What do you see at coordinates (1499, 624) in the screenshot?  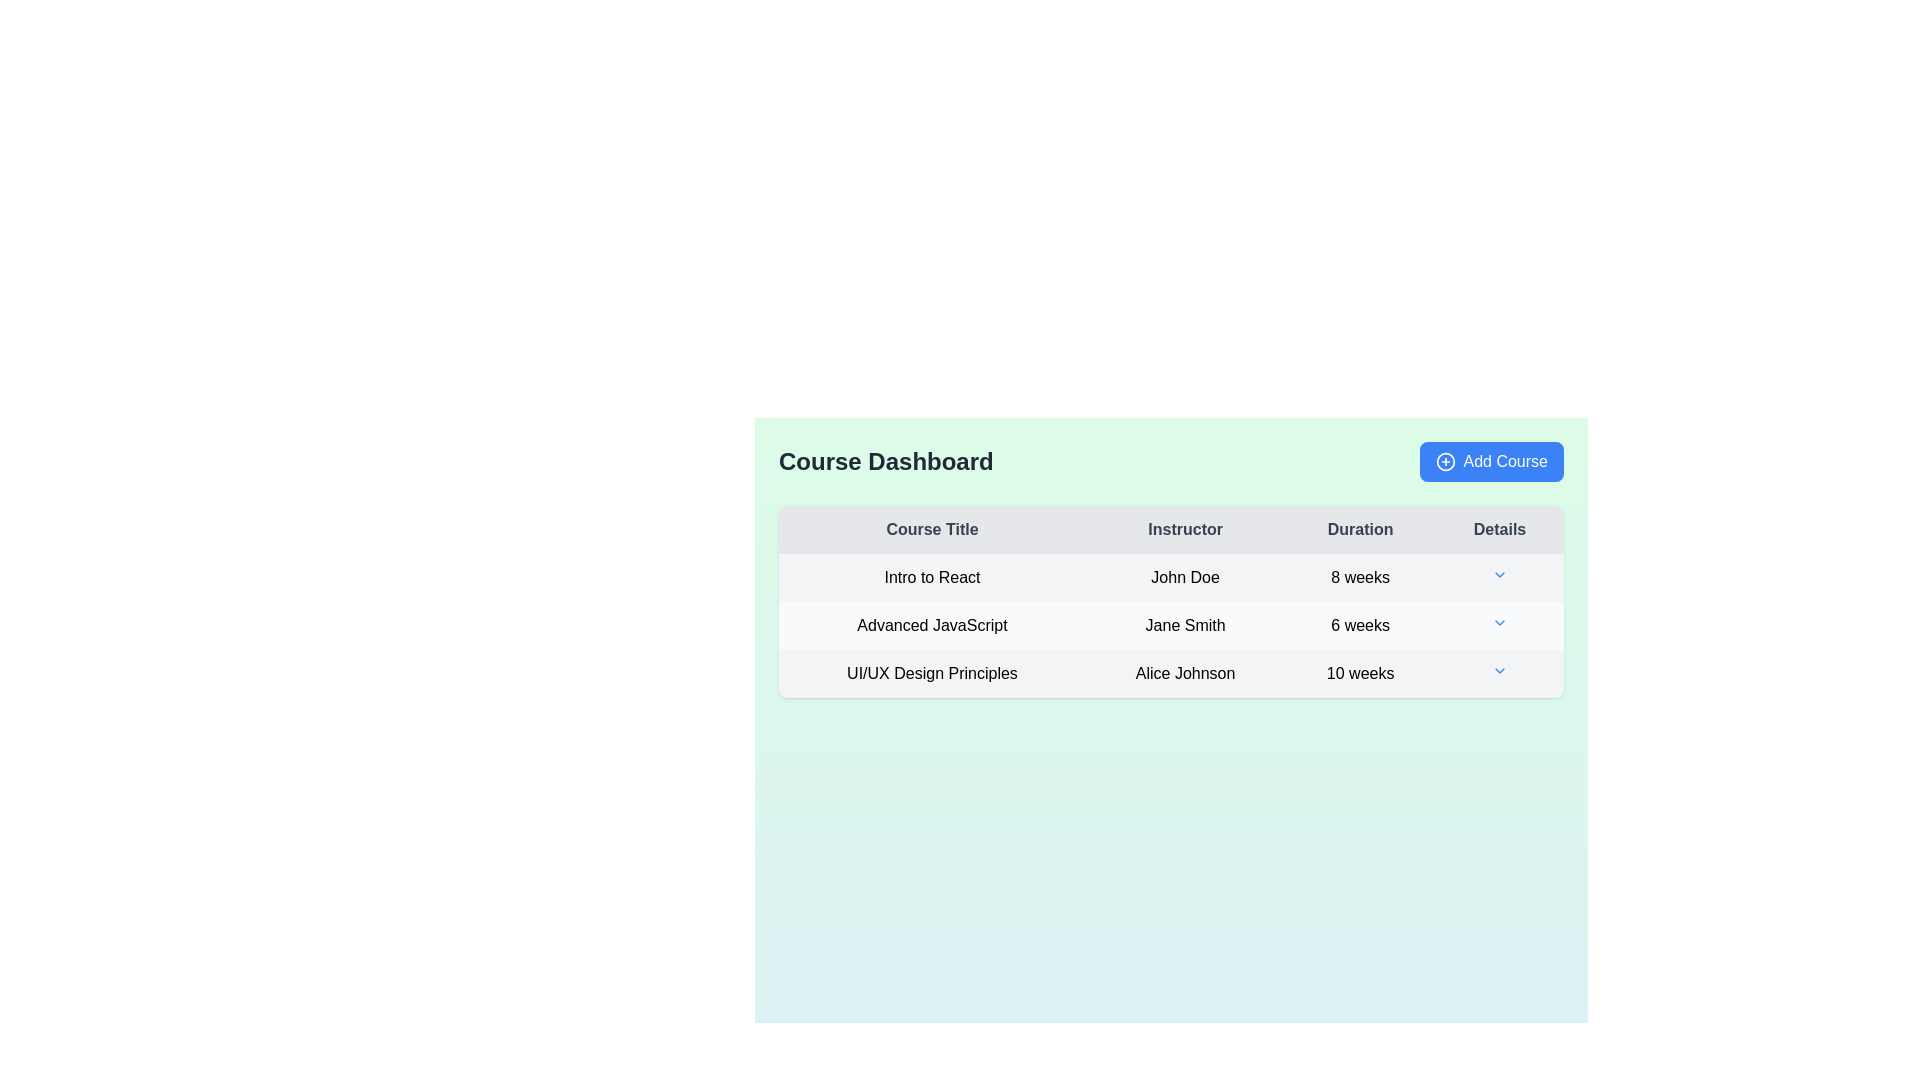 I see `the Dropdown Indicator located to the right of the '6 weeks' duration text in the 'Advanced JavaScript' row under the 'Details' column` at bounding box center [1499, 624].